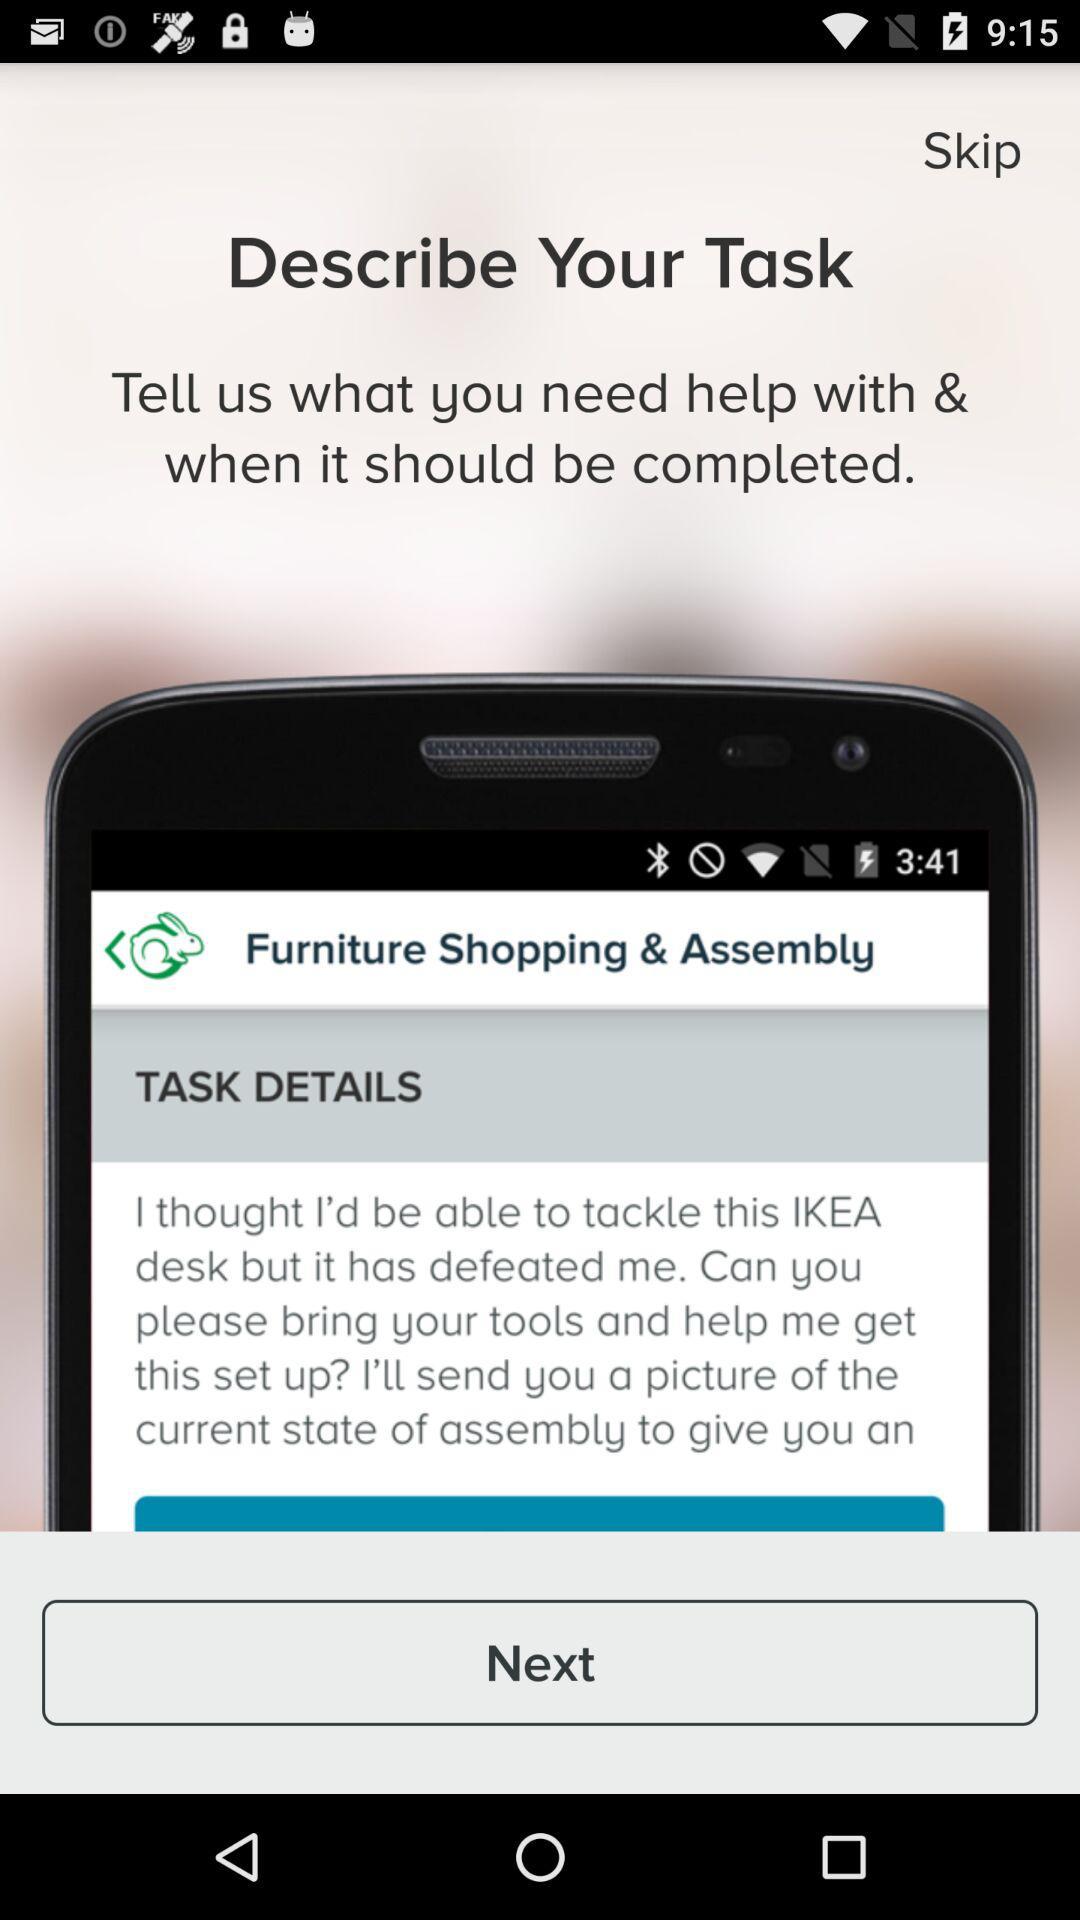 This screenshot has width=1080, height=1920. I want to click on the icon at the top right corner, so click(971, 148).